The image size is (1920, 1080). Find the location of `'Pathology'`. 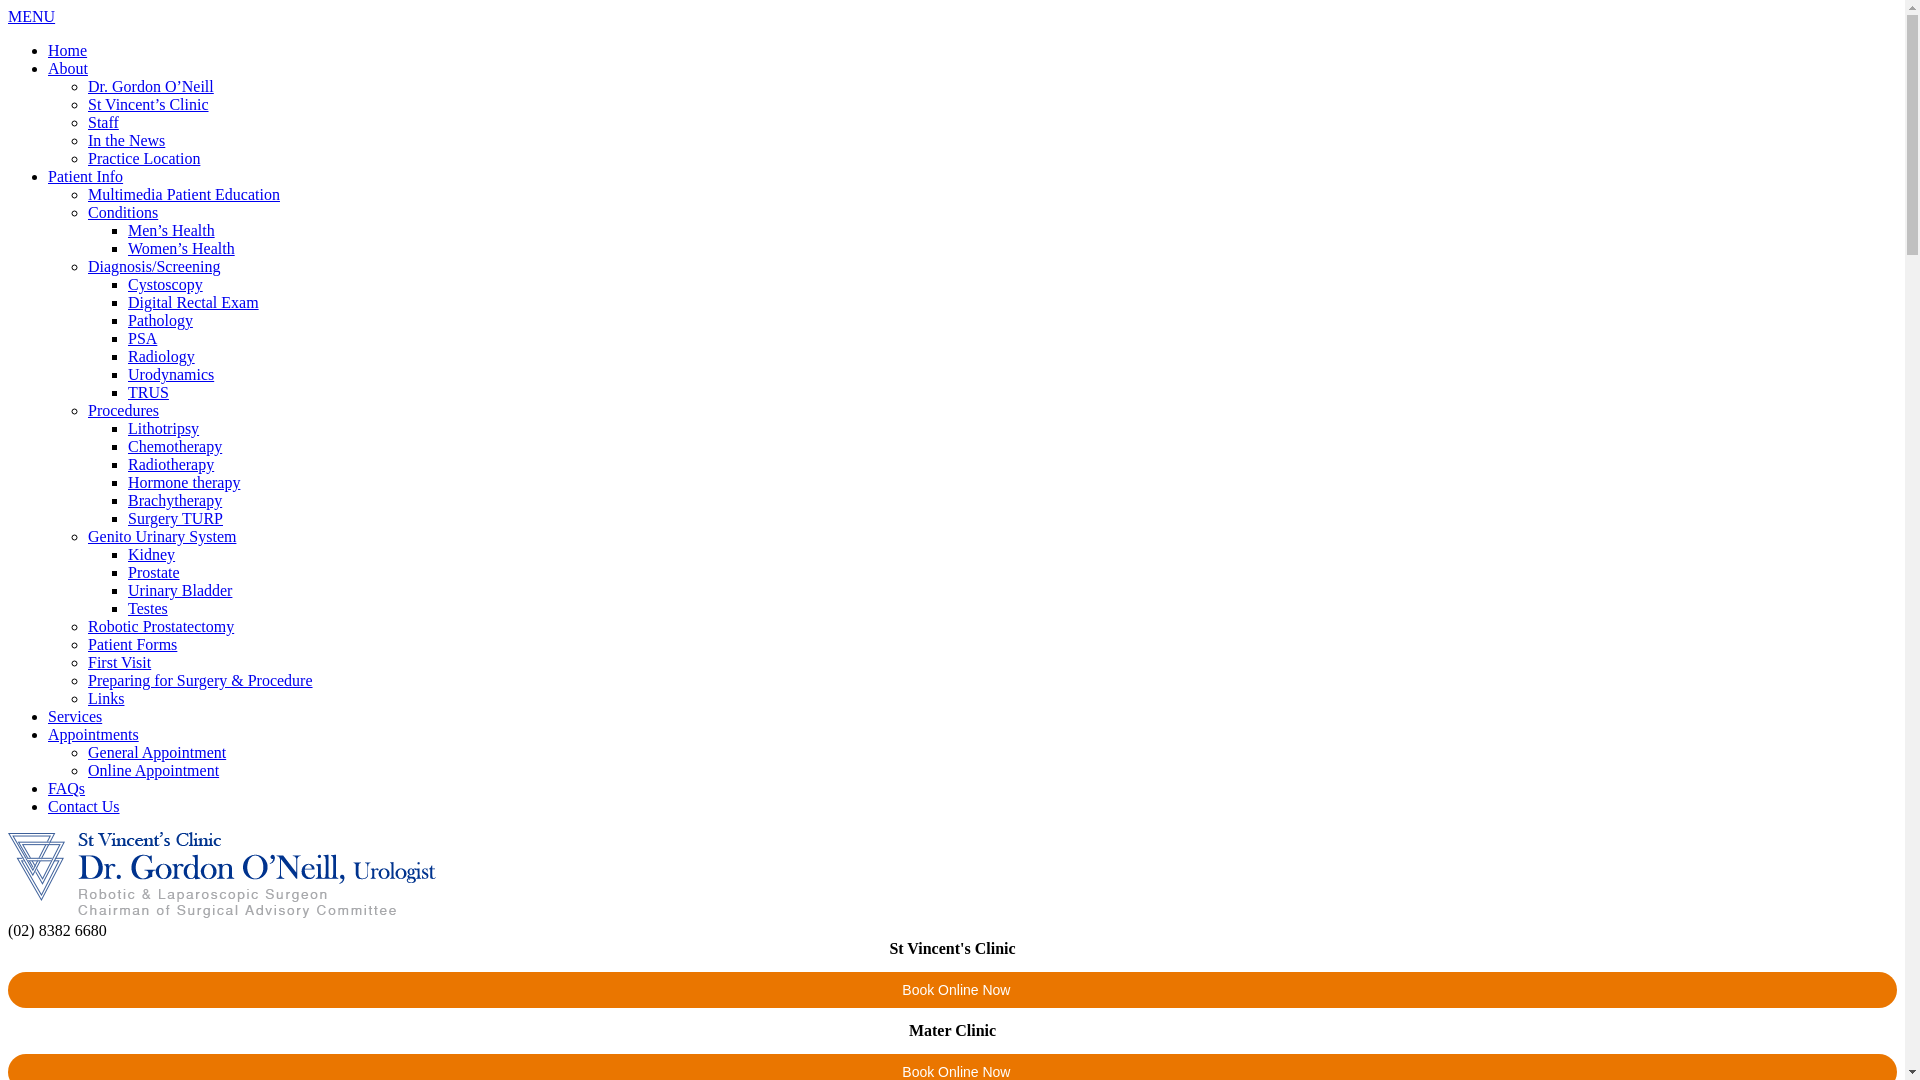

'Pathology' is located at coordinates (160, 319).